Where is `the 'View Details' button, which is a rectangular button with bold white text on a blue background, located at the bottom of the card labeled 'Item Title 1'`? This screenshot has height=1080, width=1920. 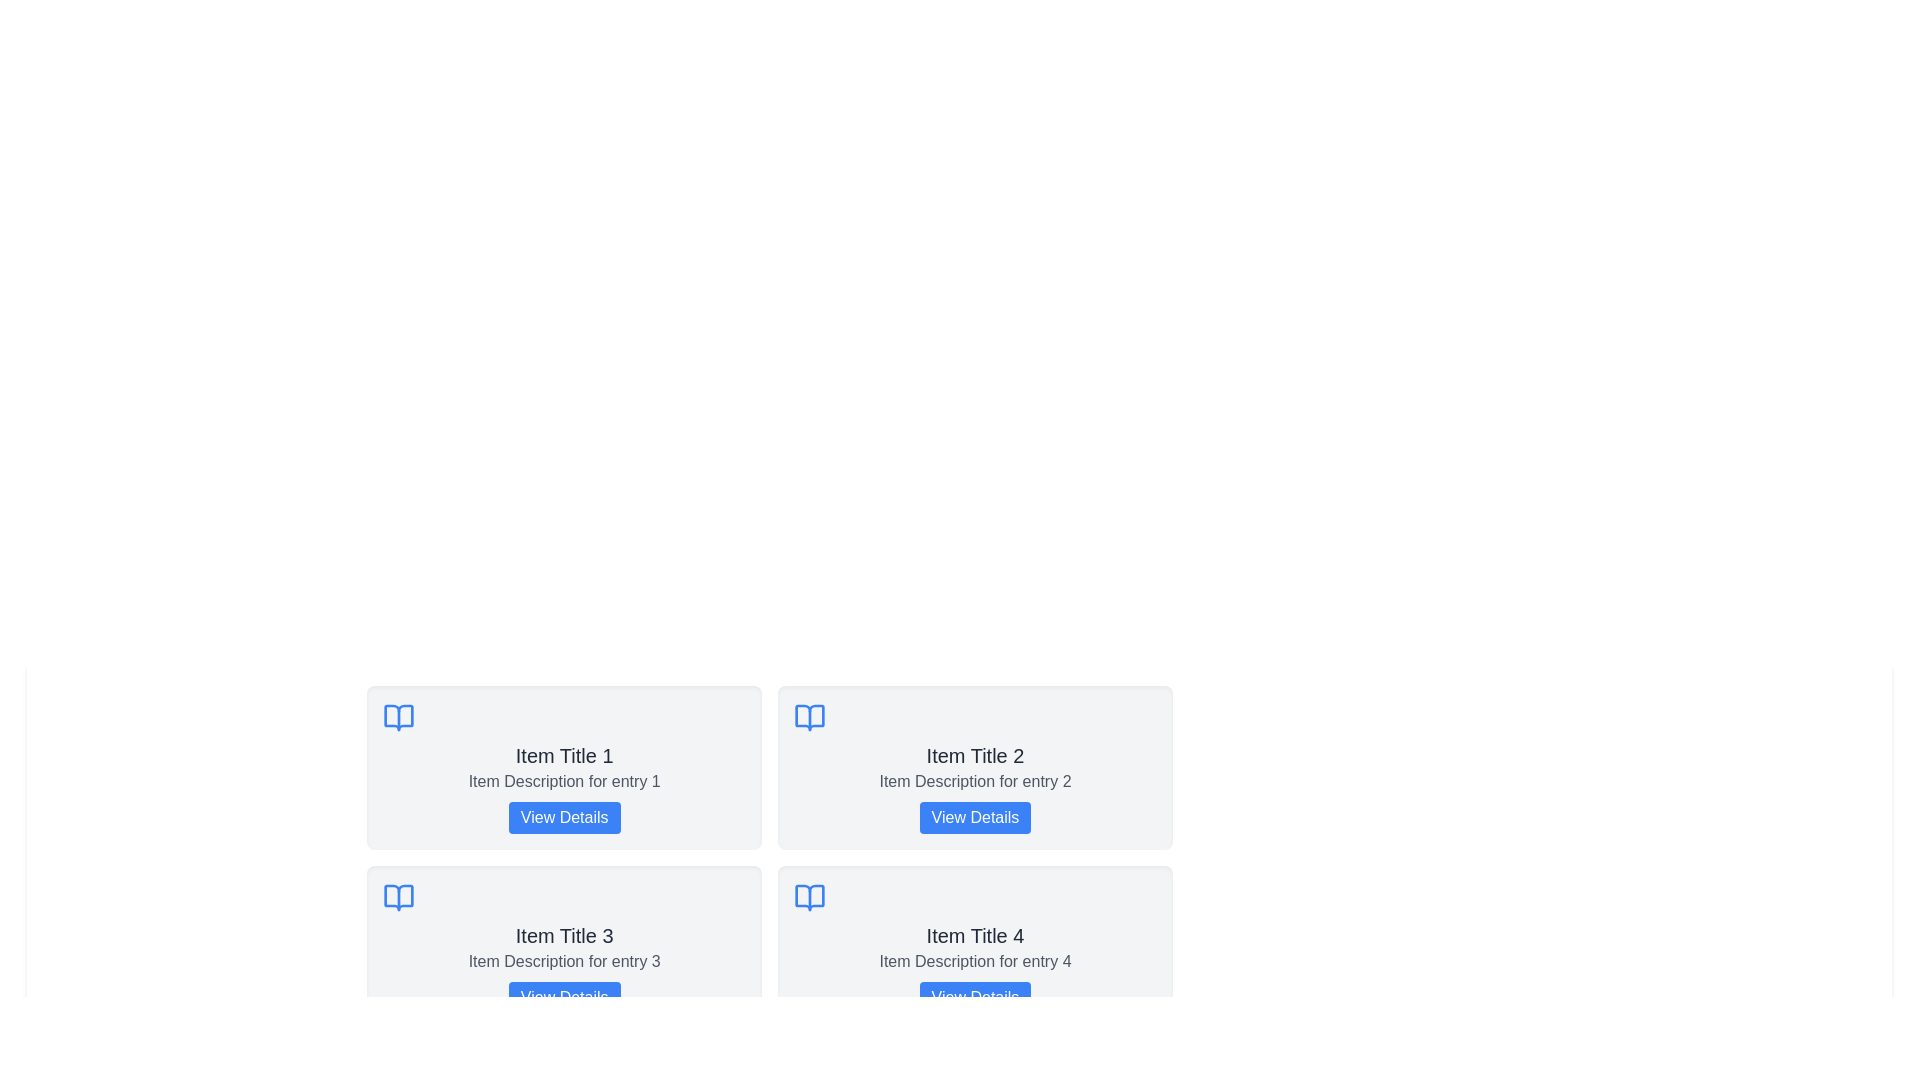
the 'View Details' button, which is a rectangular button with bold white text on a blue background, located at the bottom of the card labeled 'Item Title 1' is located at coordinates (563, 817).